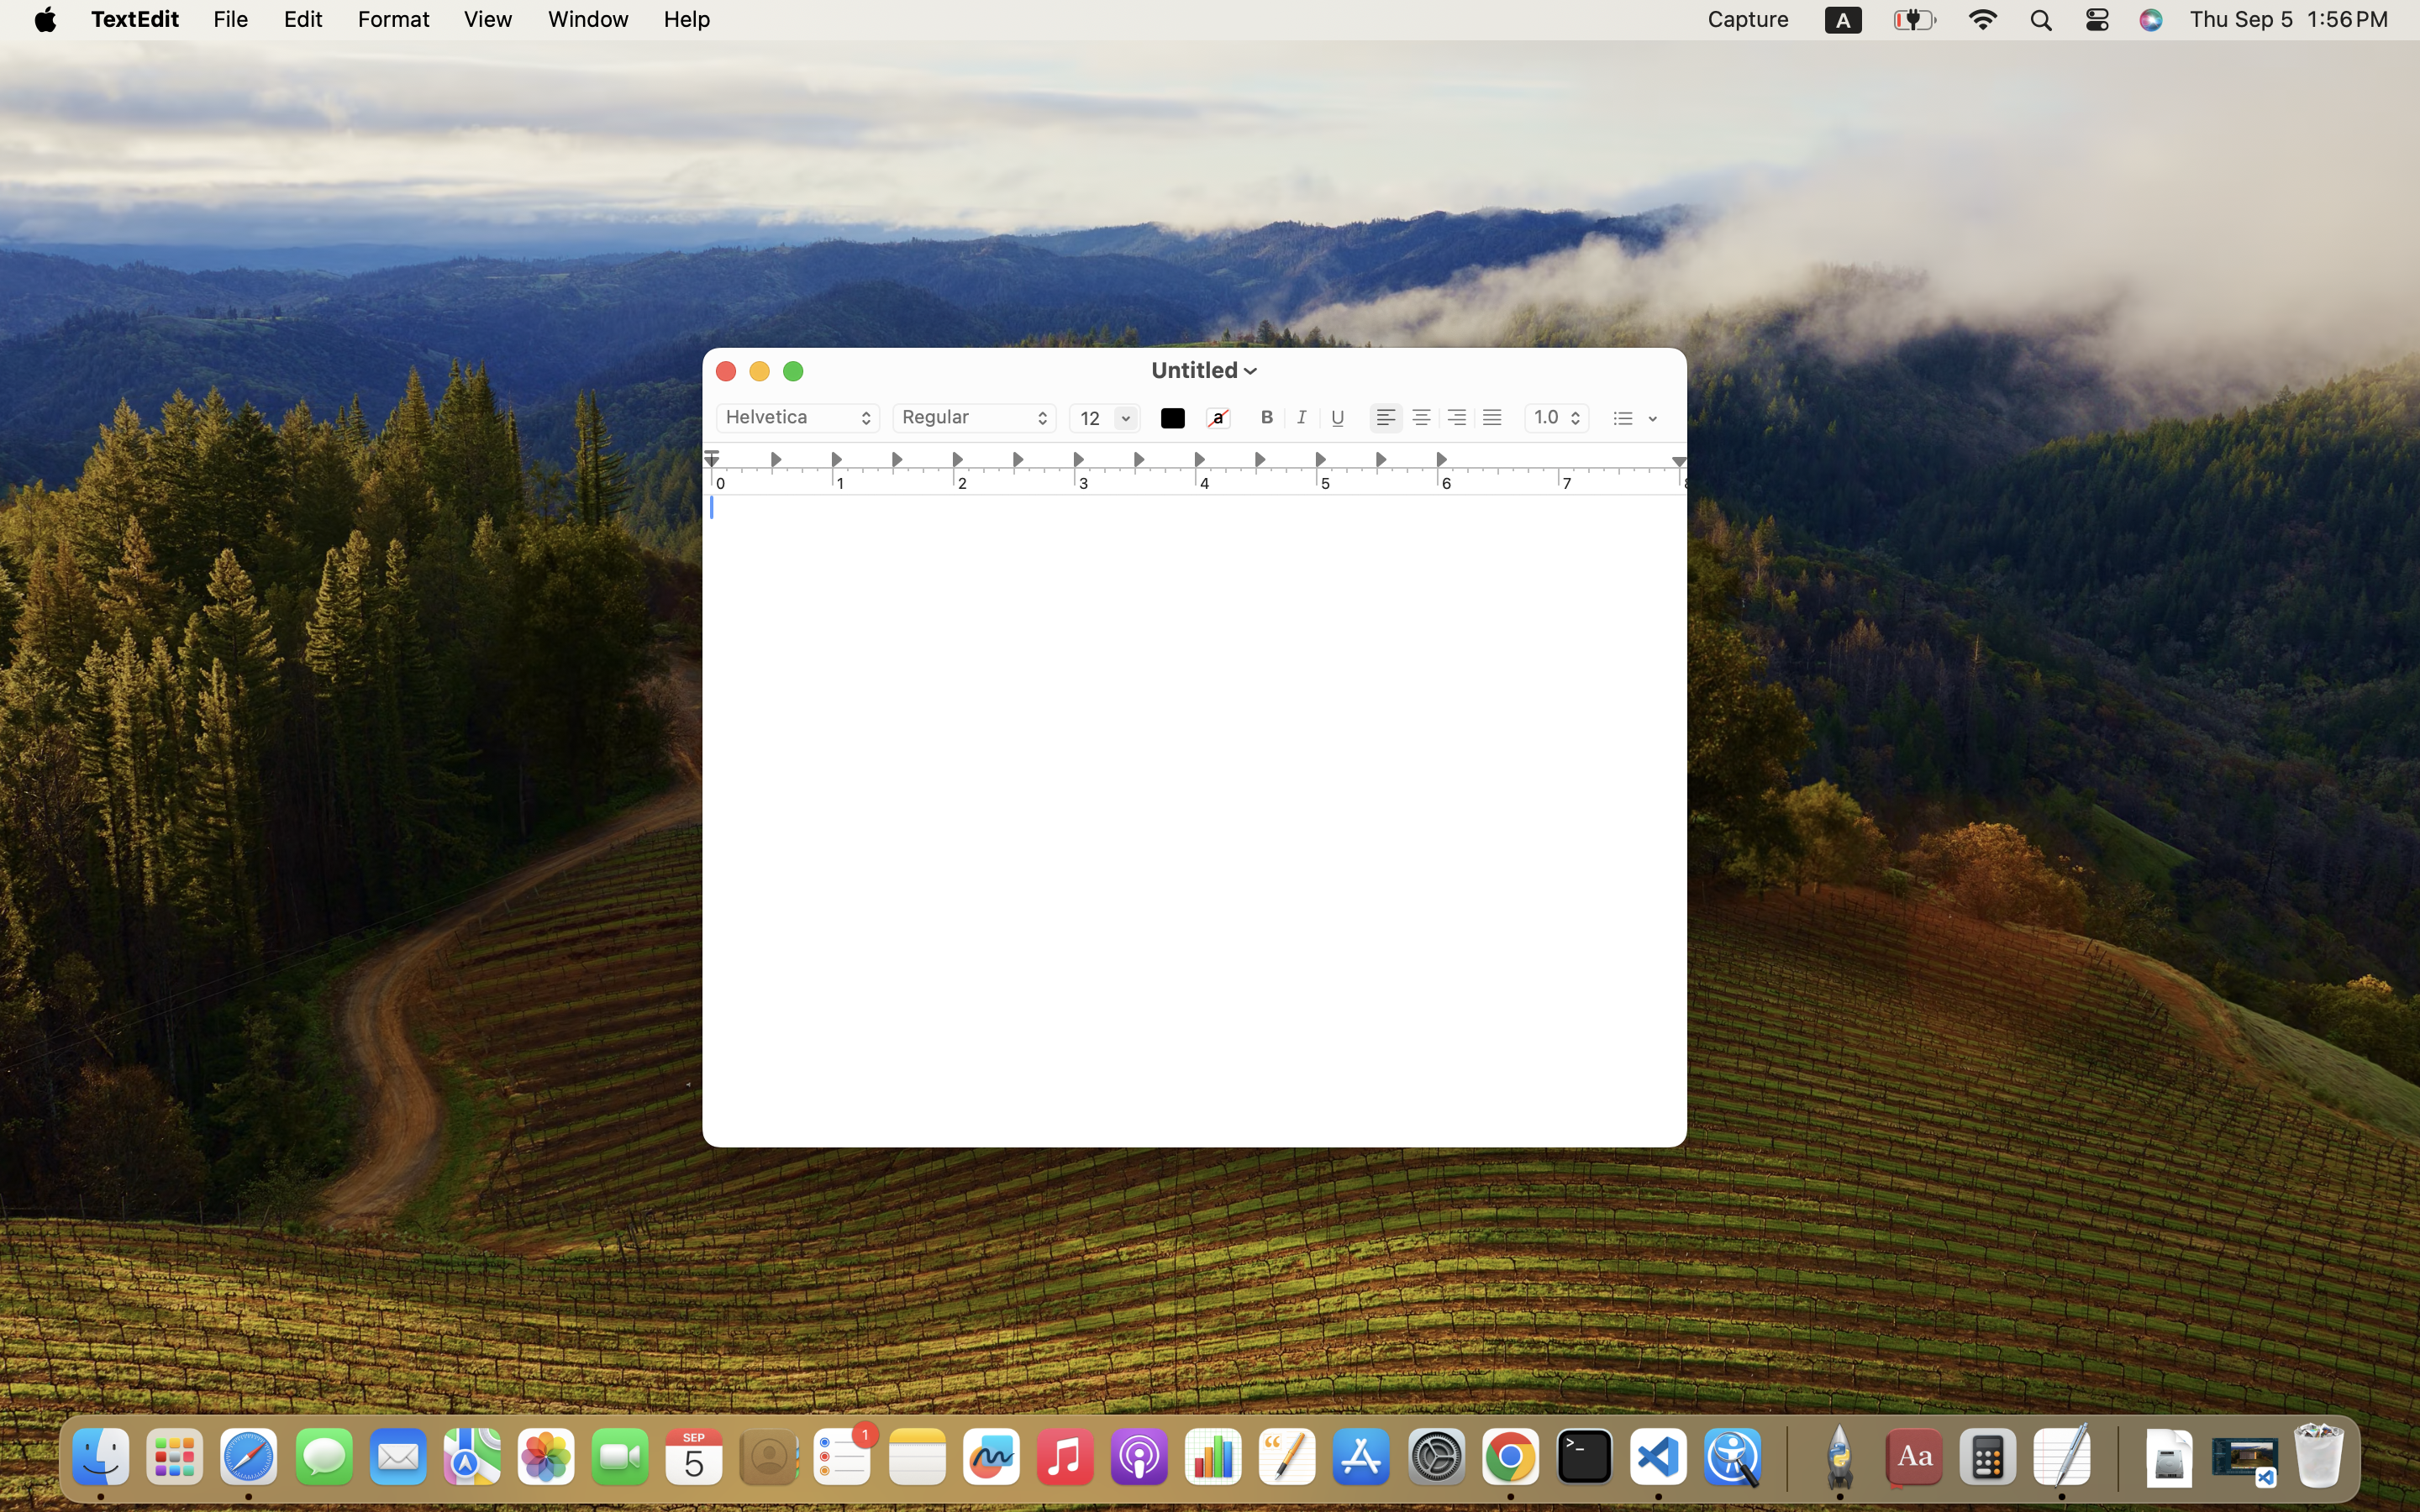 Image resolution: width=2420 pixels, height=1512 pixels. Describe the element at coordinates (975, 417) in the screenshot. I see `'Regular'` at that location.